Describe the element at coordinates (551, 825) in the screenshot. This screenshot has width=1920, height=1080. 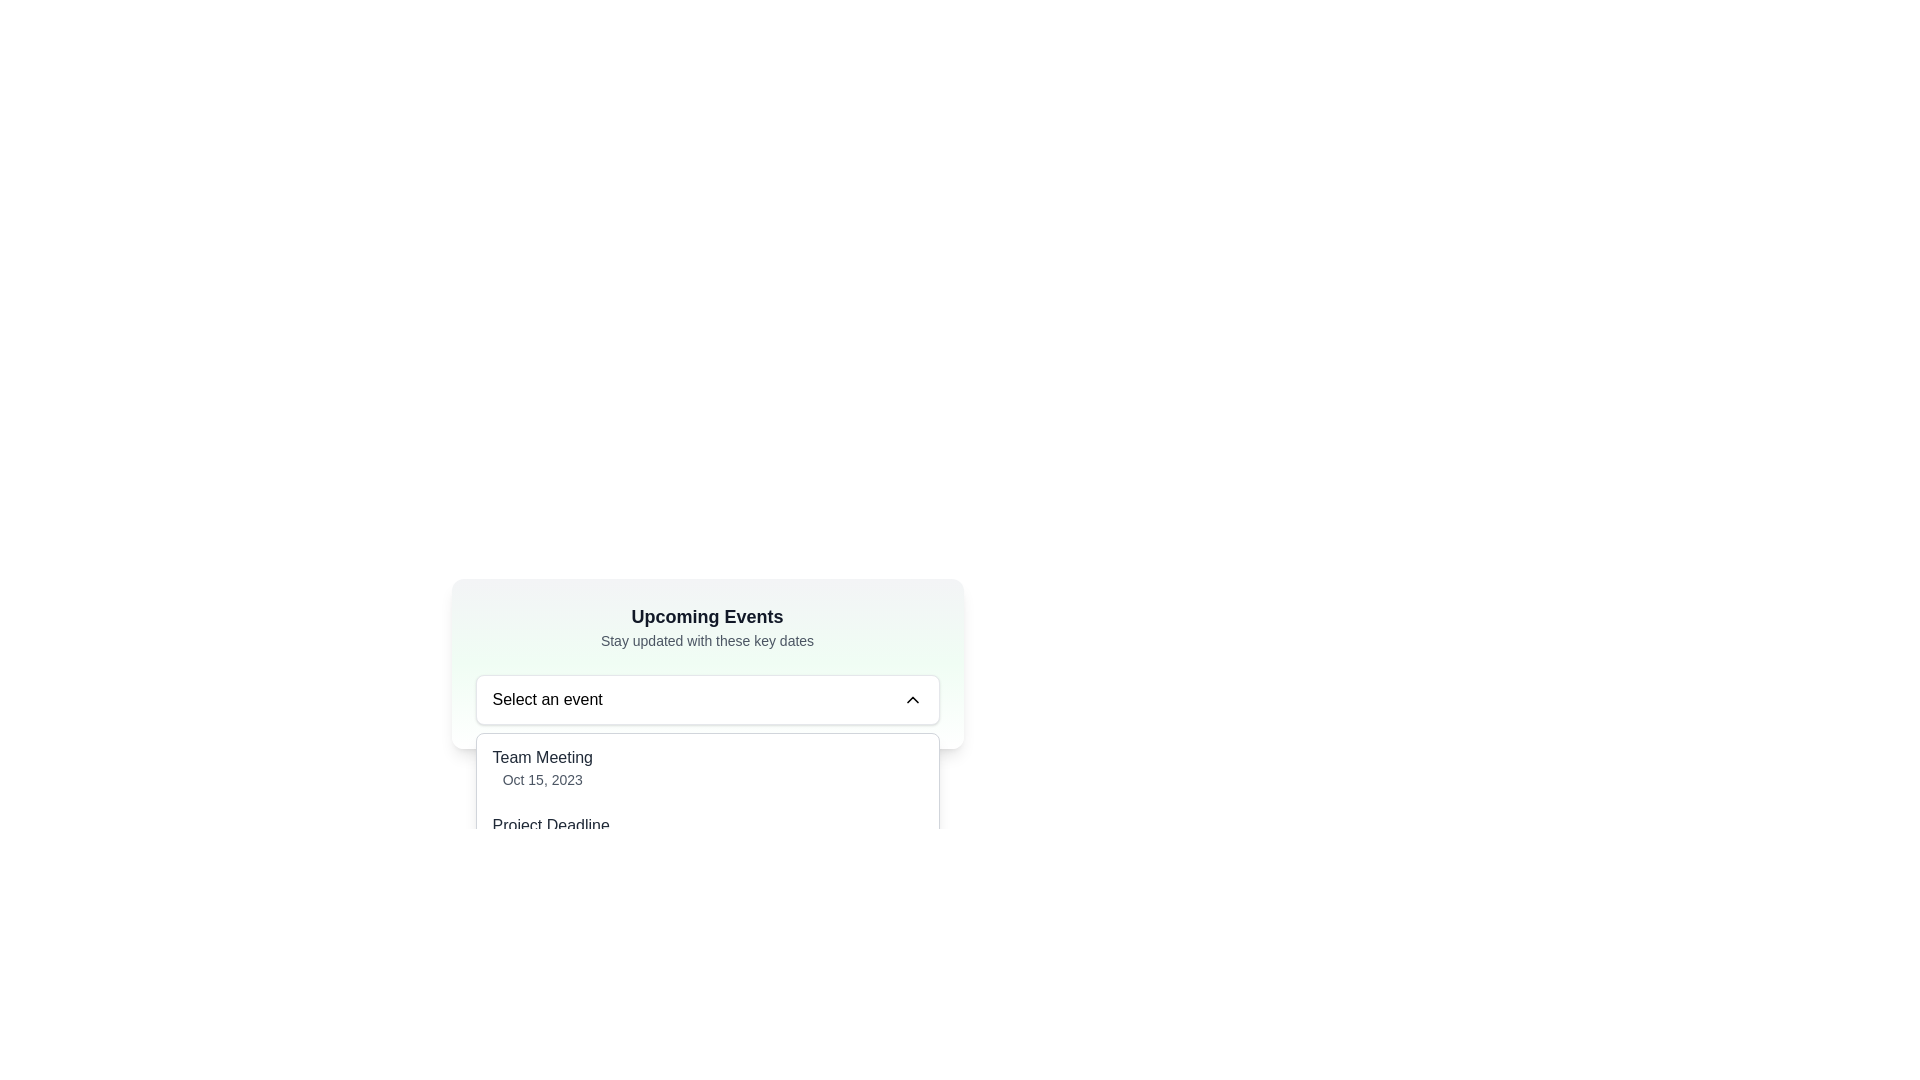
I see `the 'Project Deadline' text label in the 'Upcoming Events' dropdown, which is located above the 'Oct 20, 2023' date` at that location.